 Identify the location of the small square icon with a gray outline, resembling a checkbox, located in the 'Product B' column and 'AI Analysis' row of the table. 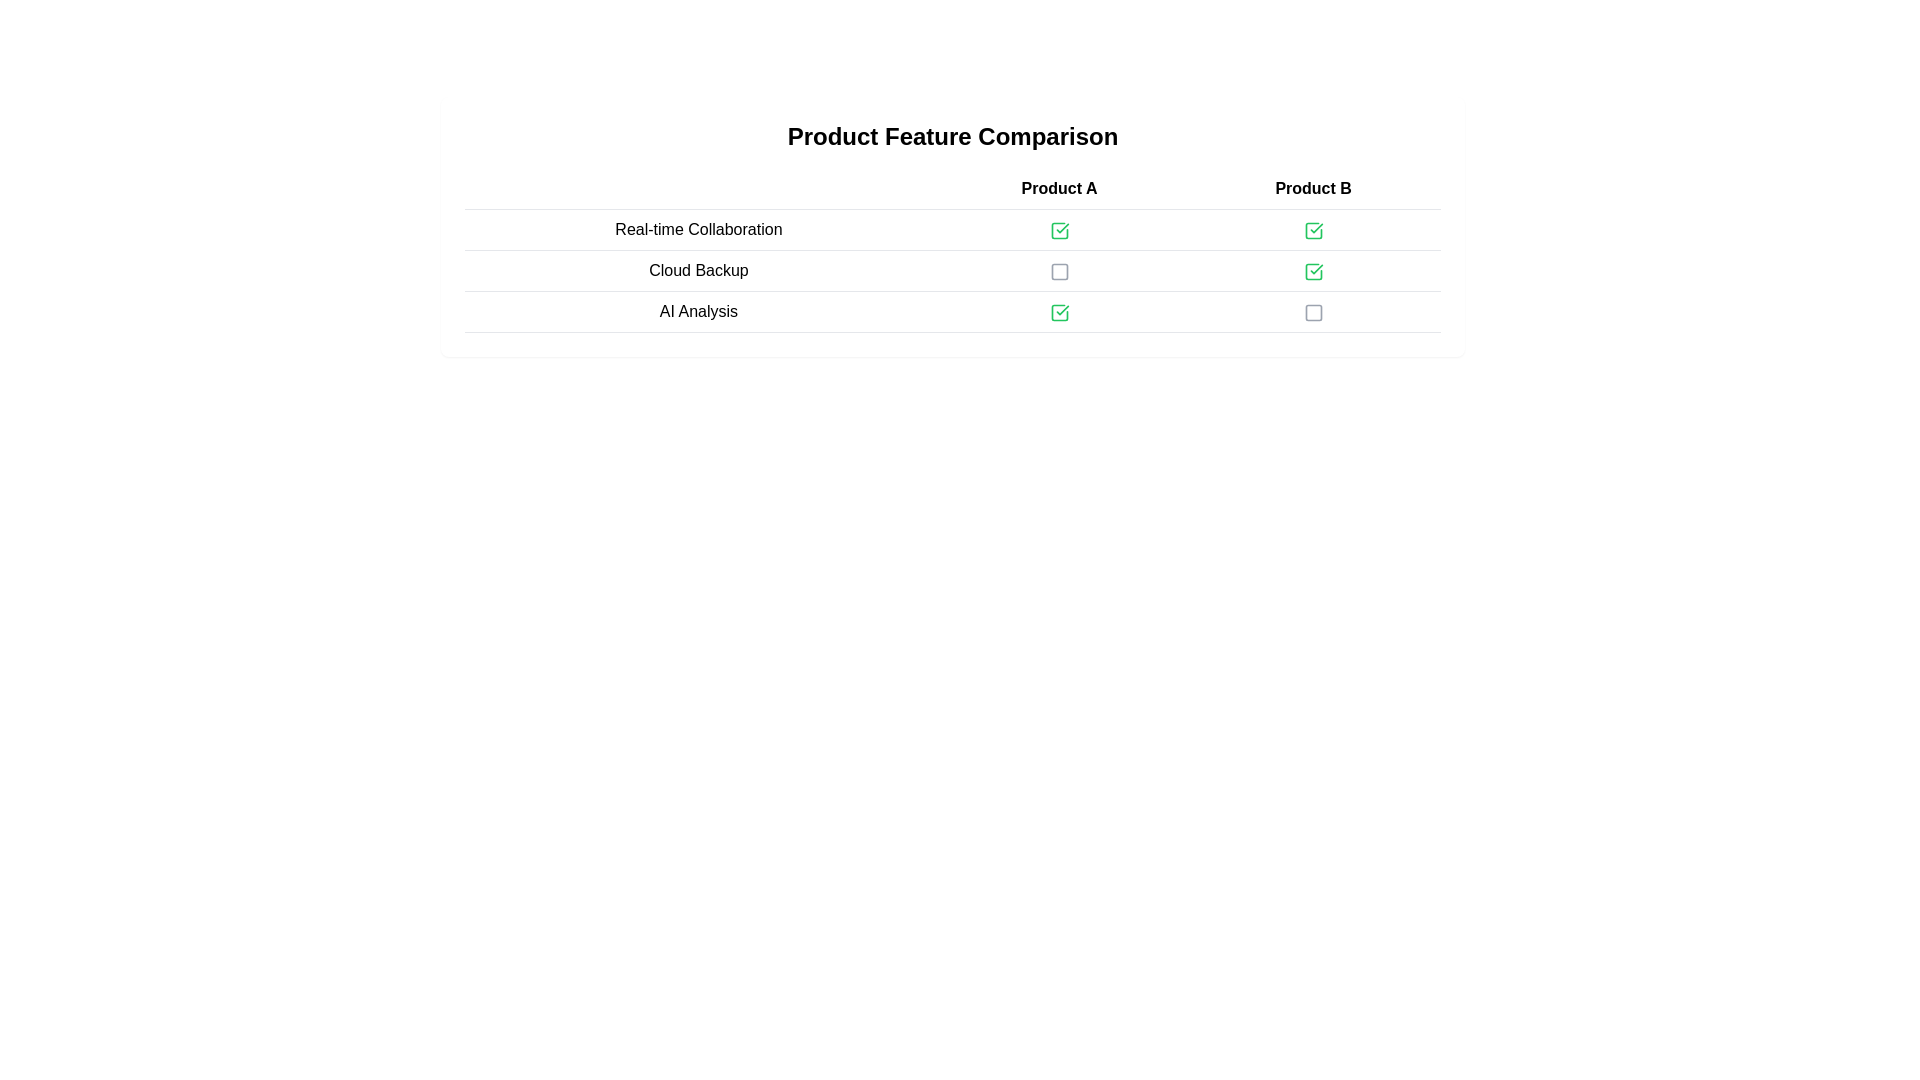
(1313, 312).